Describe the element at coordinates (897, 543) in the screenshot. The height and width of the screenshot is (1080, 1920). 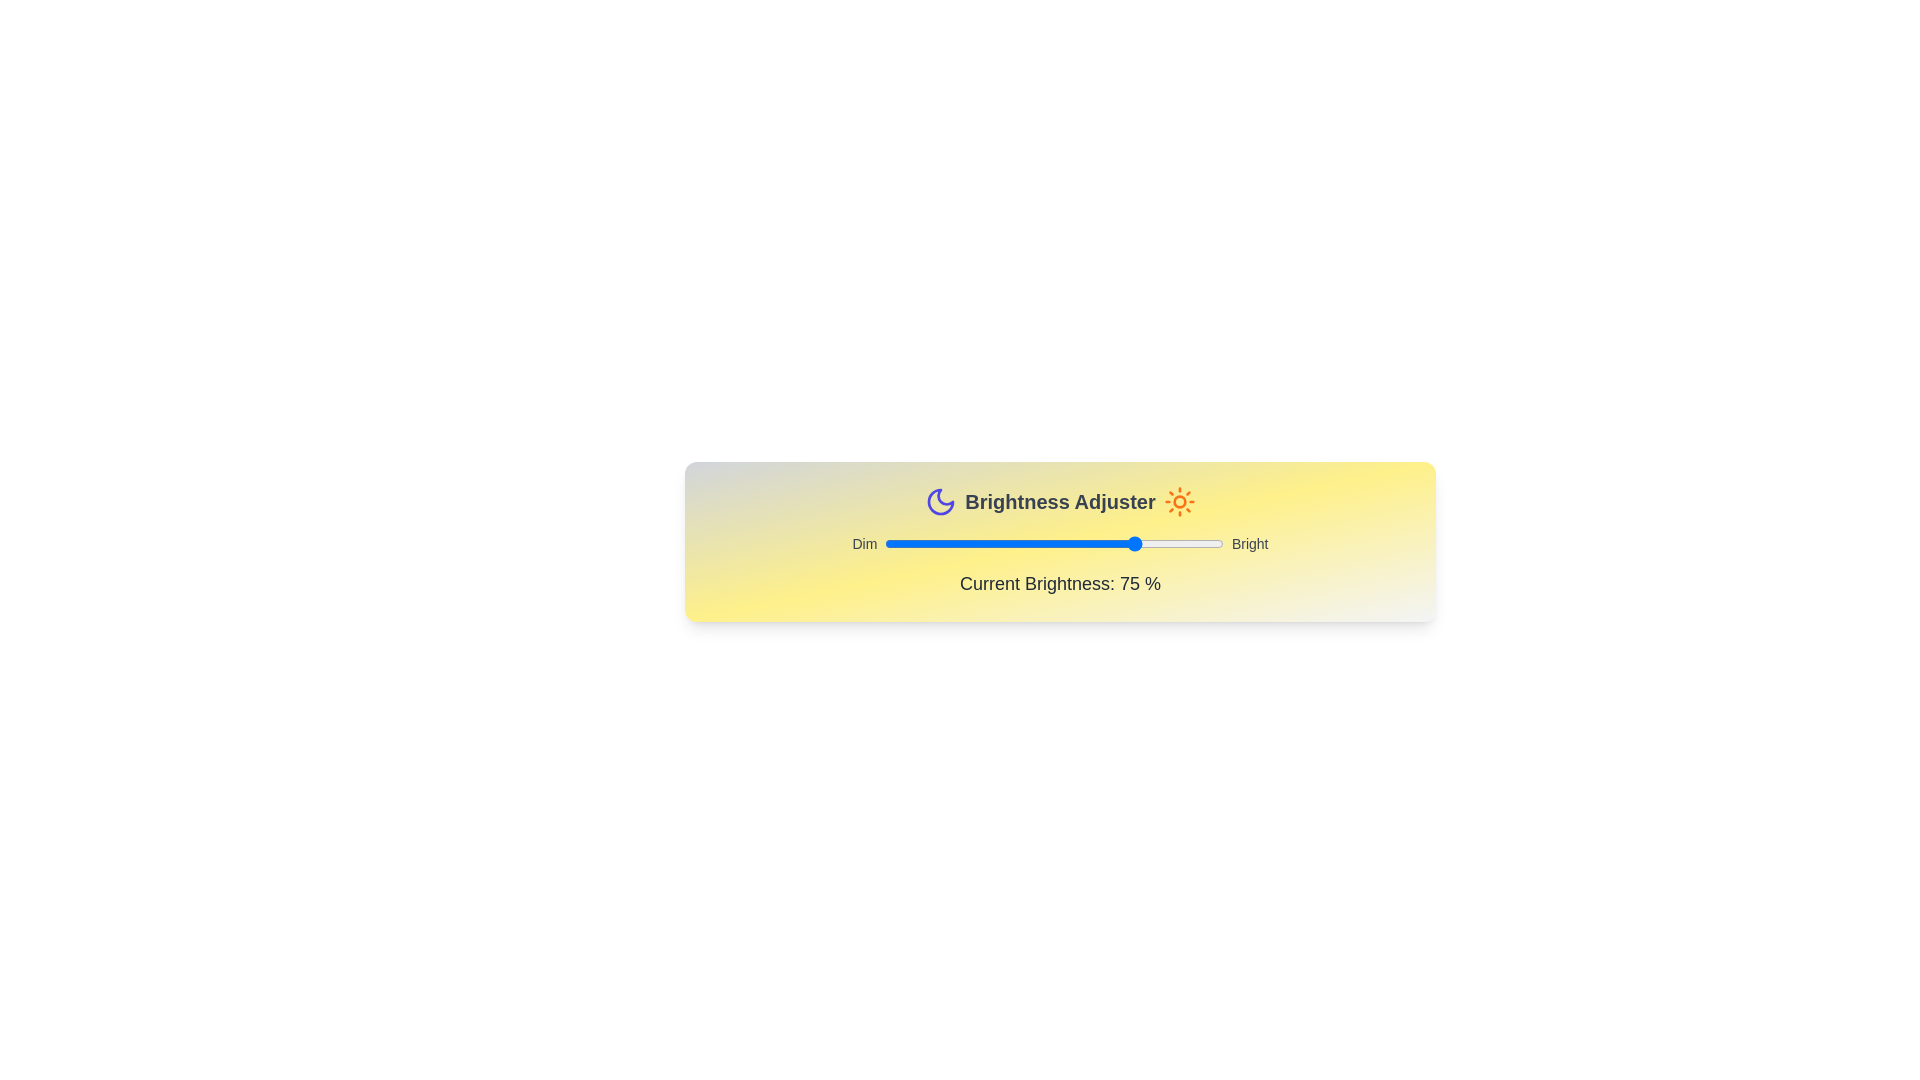
I see `the brightness slider to 4%` at that location.